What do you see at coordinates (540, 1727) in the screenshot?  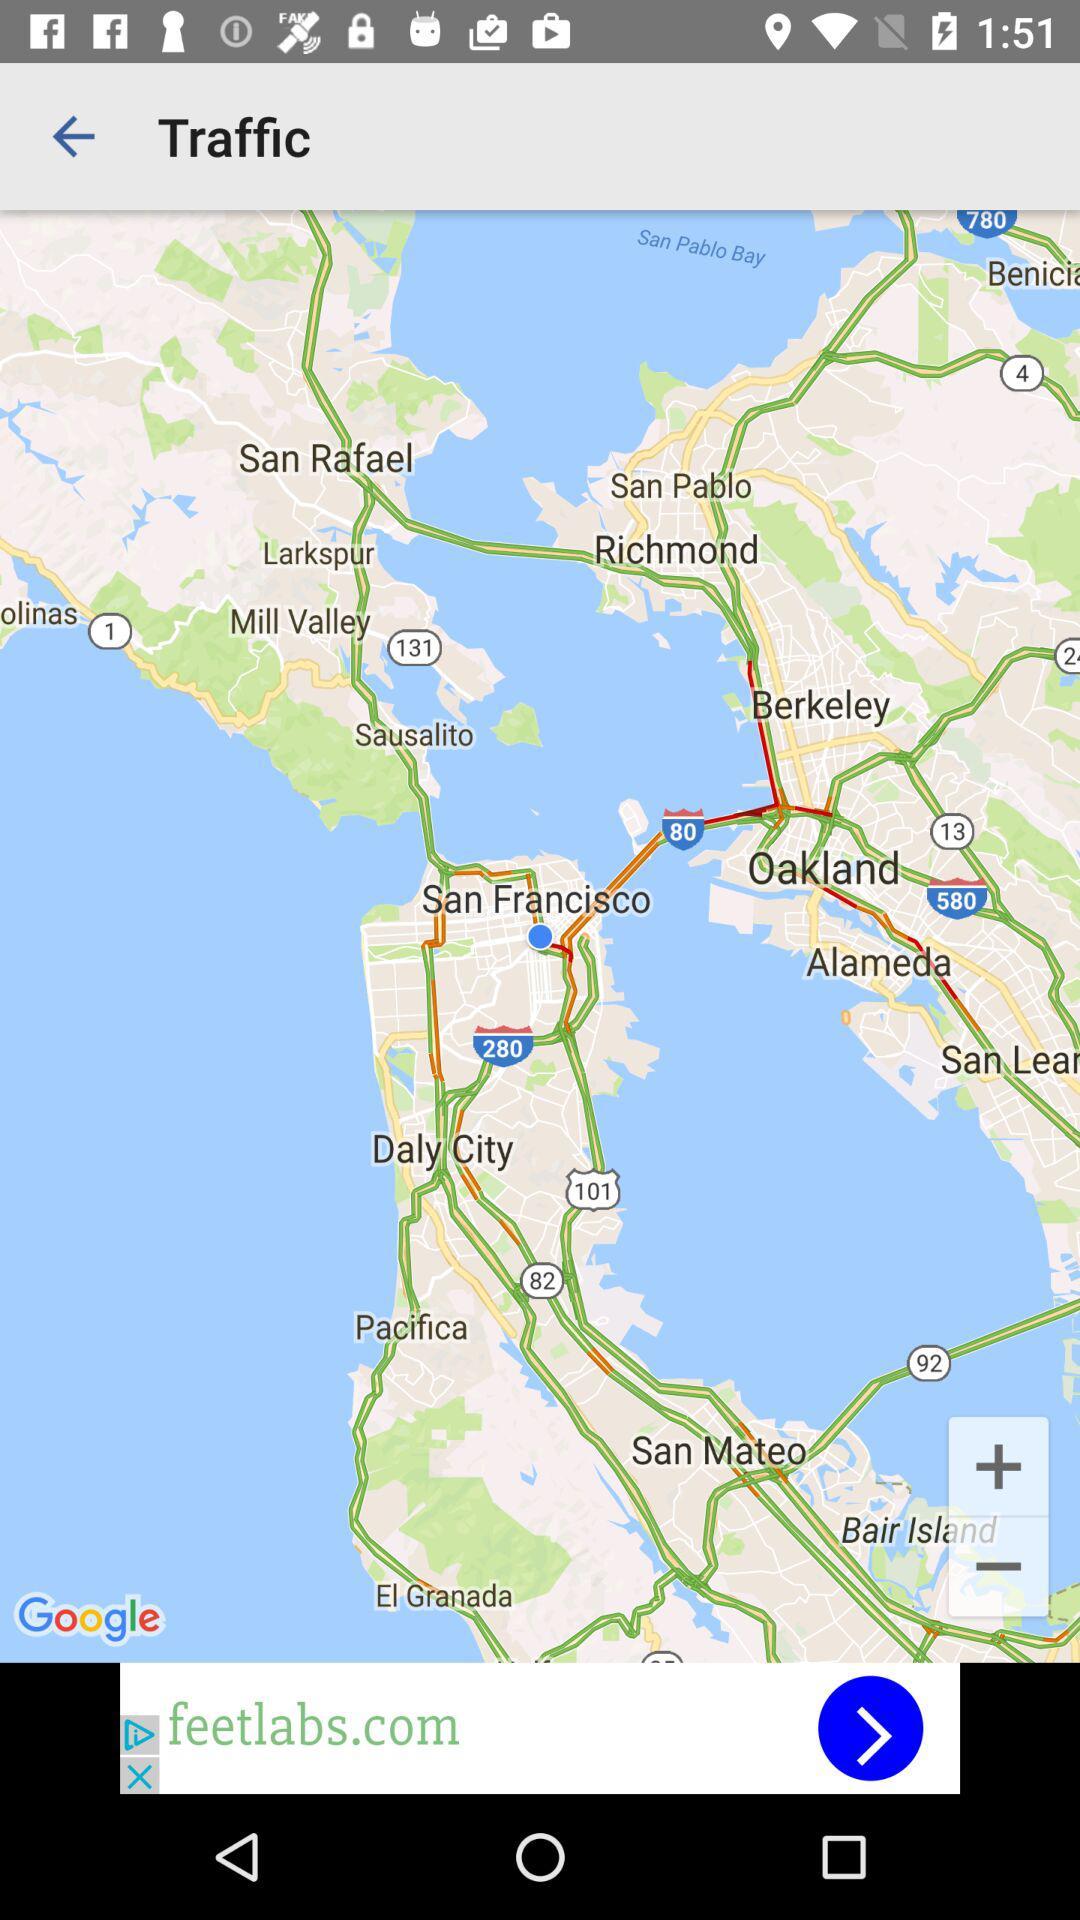 I see `feetlabs.com icon` at bounding box center [540, 1727].